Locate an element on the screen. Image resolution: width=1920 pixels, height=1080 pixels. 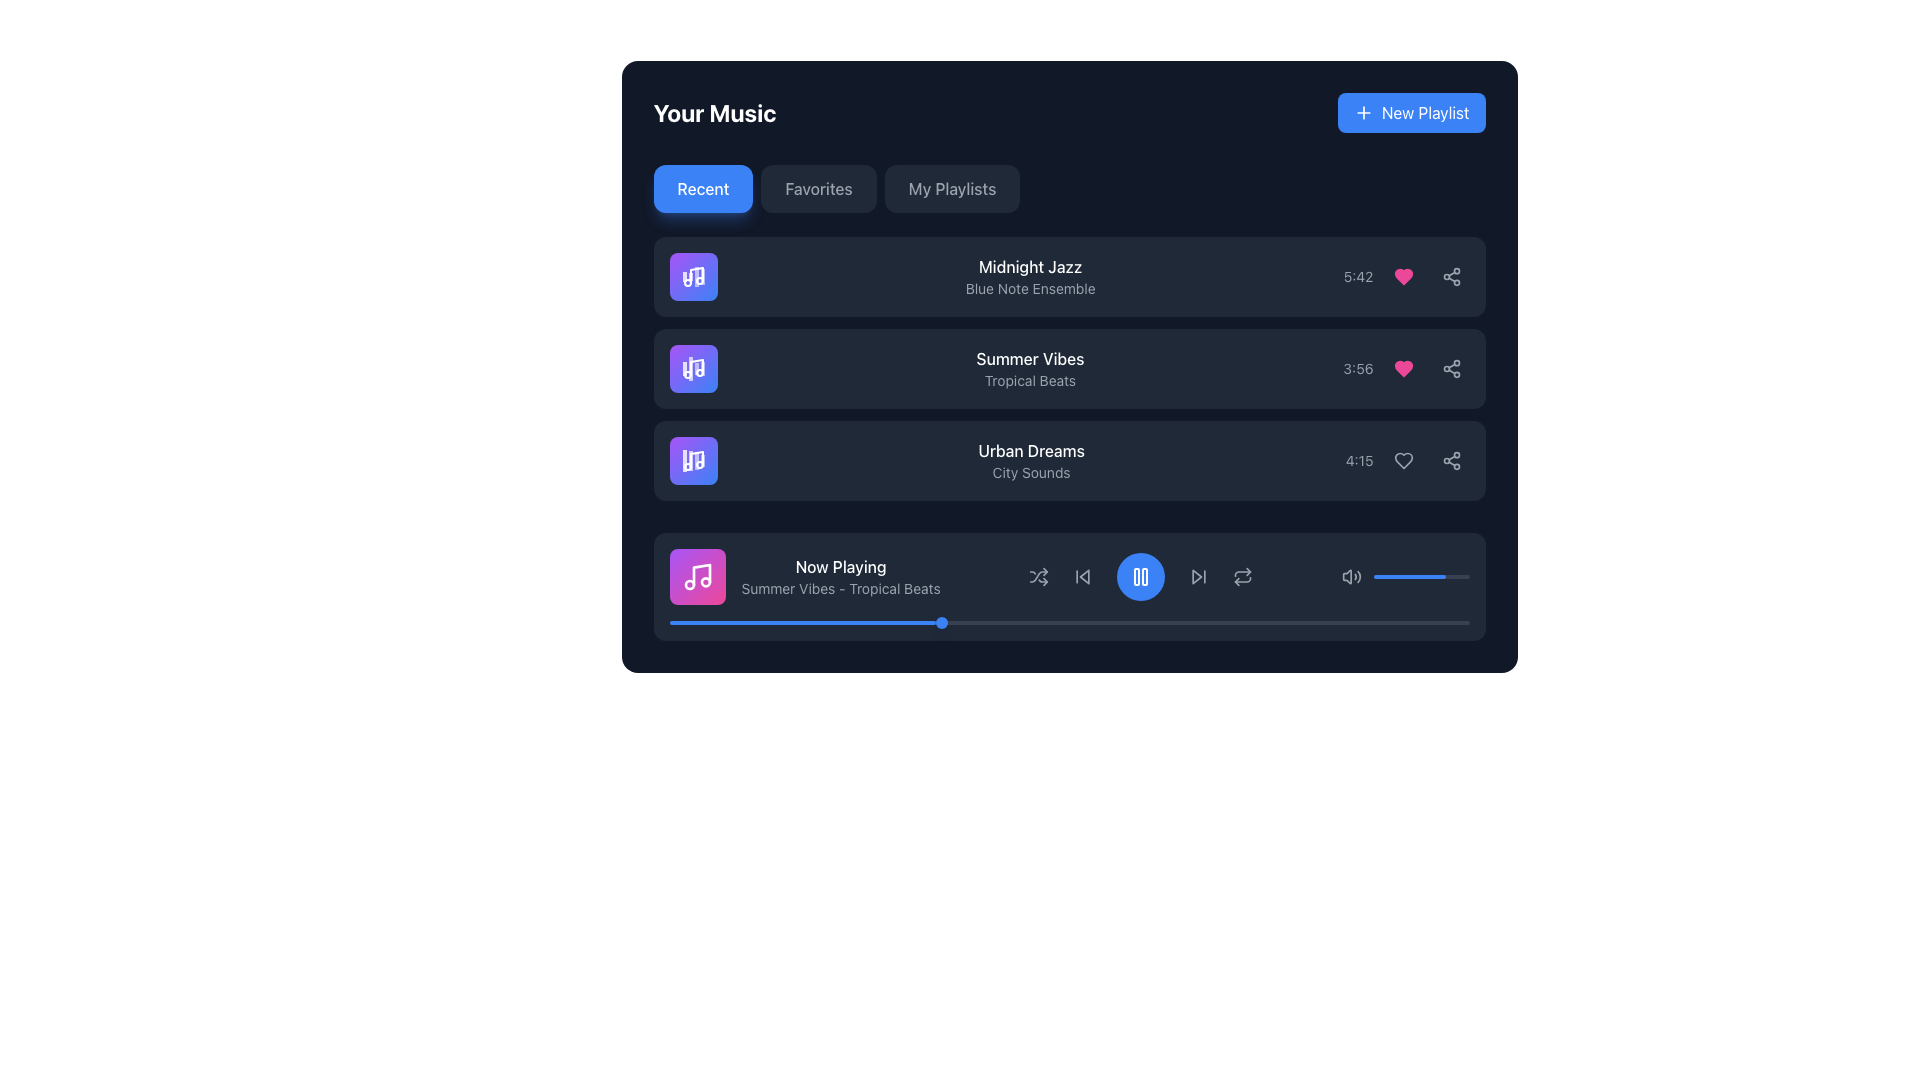
the first music track card in the playlist section located below the 'Recent' tab in the 'Your Music' section for interaction preview is located at coordinates (1068, 277).